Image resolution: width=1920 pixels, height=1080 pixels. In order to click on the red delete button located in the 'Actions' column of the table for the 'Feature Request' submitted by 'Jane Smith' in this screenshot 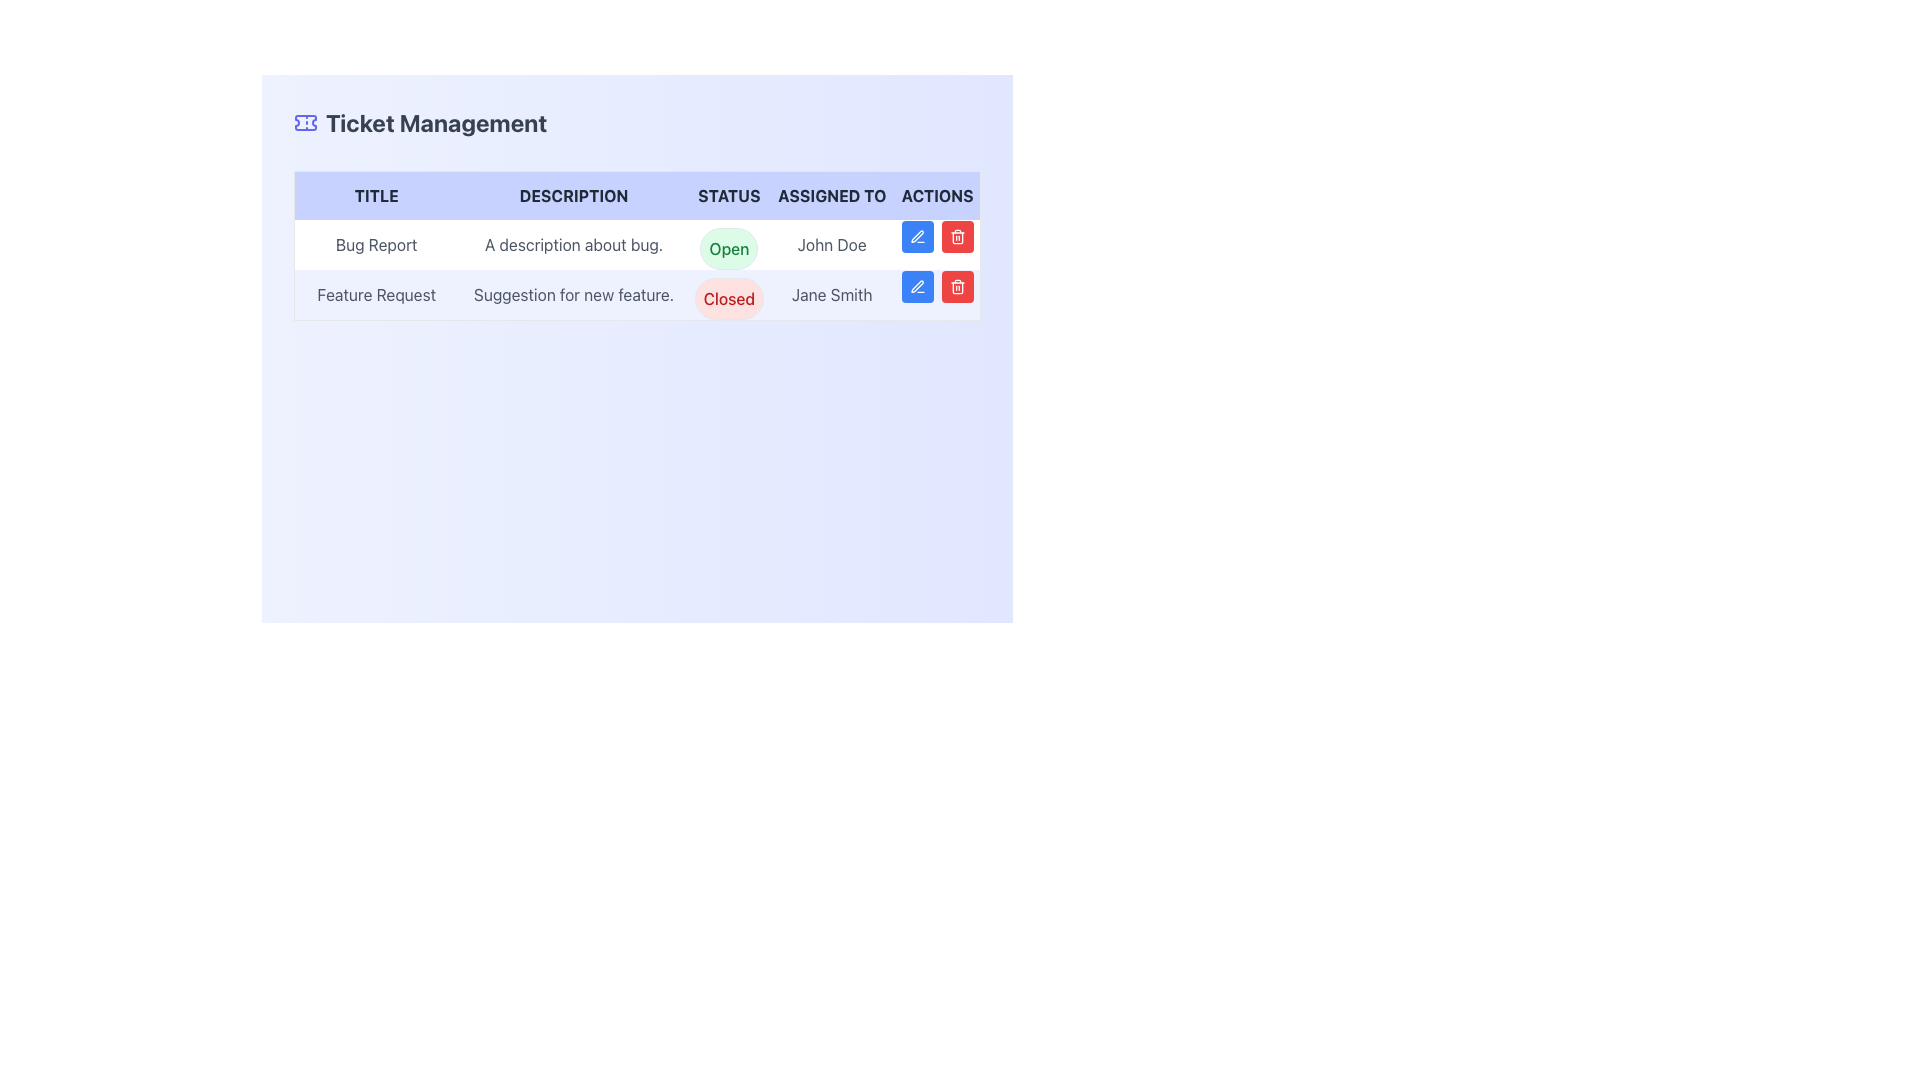, I will do `click(936, 286)`.